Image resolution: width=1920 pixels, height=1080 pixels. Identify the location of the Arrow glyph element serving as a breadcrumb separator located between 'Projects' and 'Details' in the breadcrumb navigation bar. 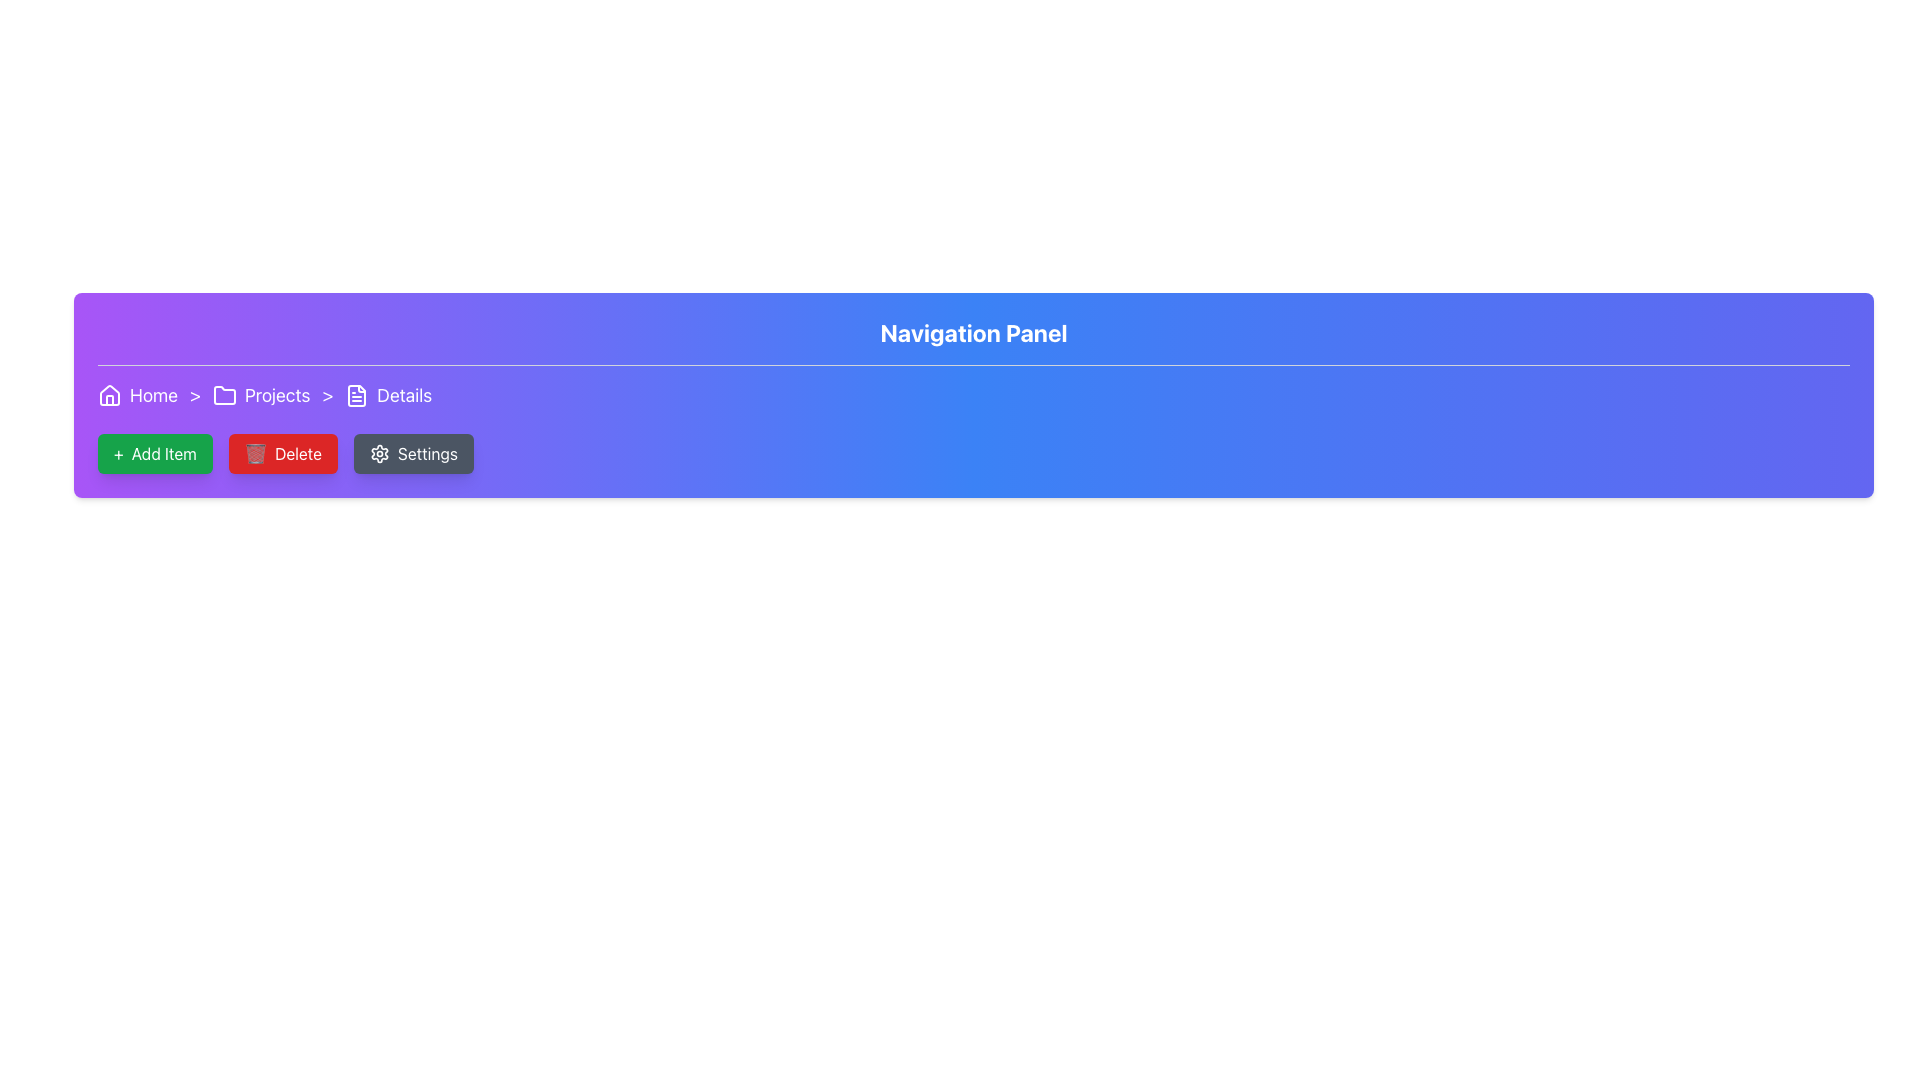
(327, 395).